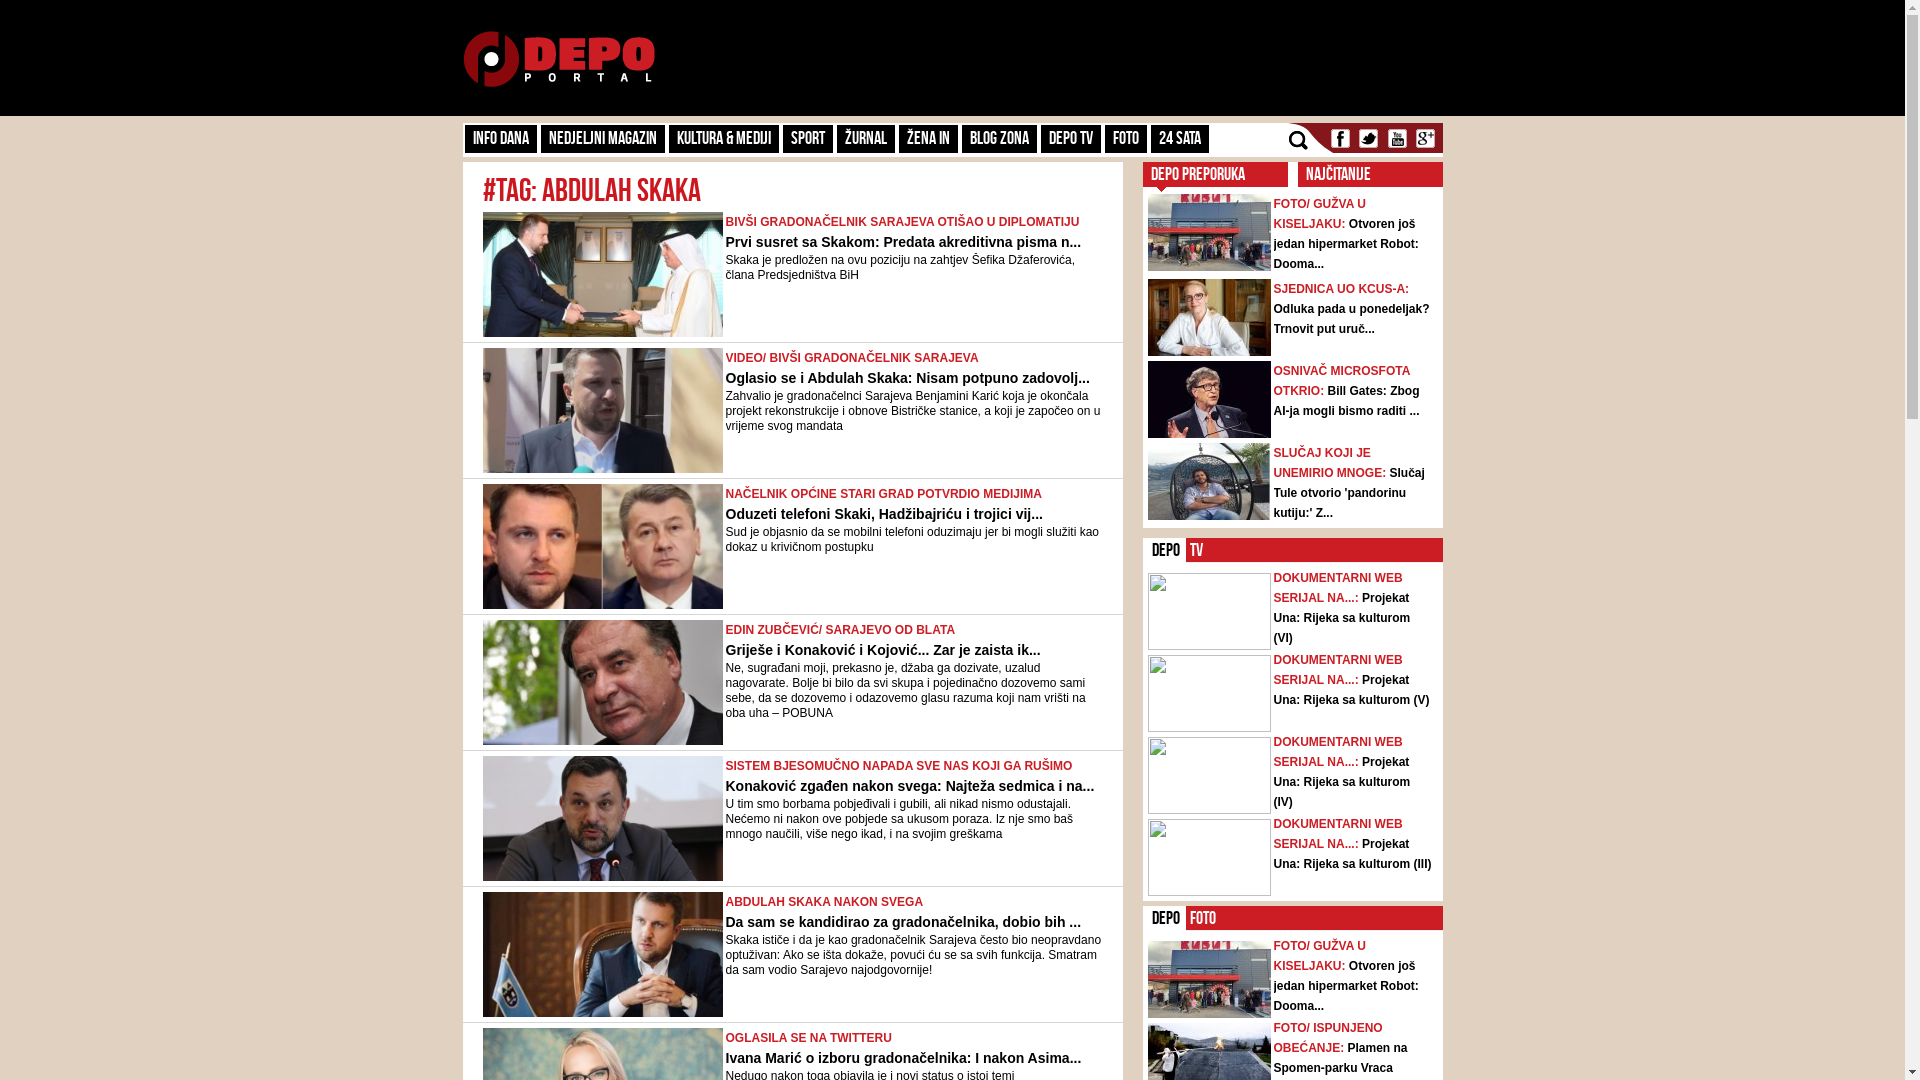 This screenshot has height=1080, width=1920. I want to click on 'Projekat Una: Rijeka sa kulturom (III)', so click(1272, 853).